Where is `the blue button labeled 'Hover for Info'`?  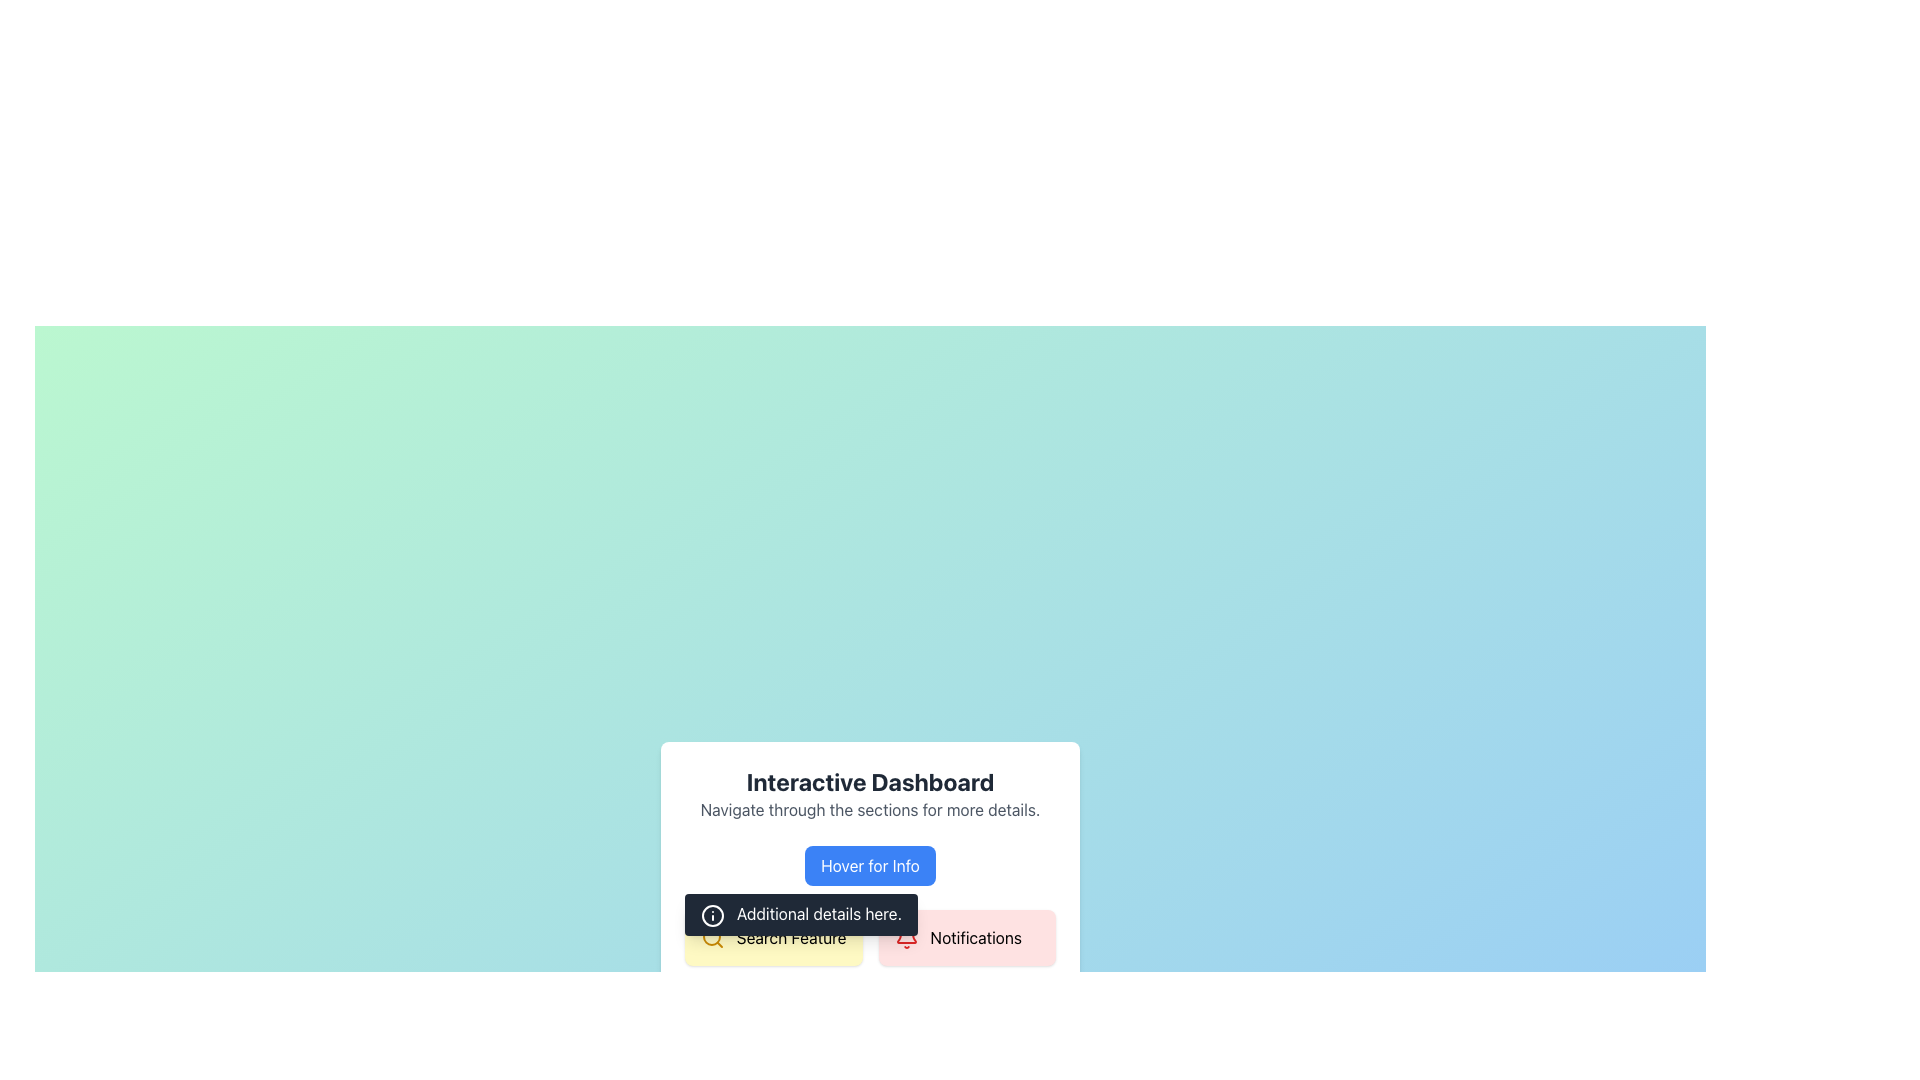
the blue button labeled 'Hover for Info' is located at coordinates (870, 865).